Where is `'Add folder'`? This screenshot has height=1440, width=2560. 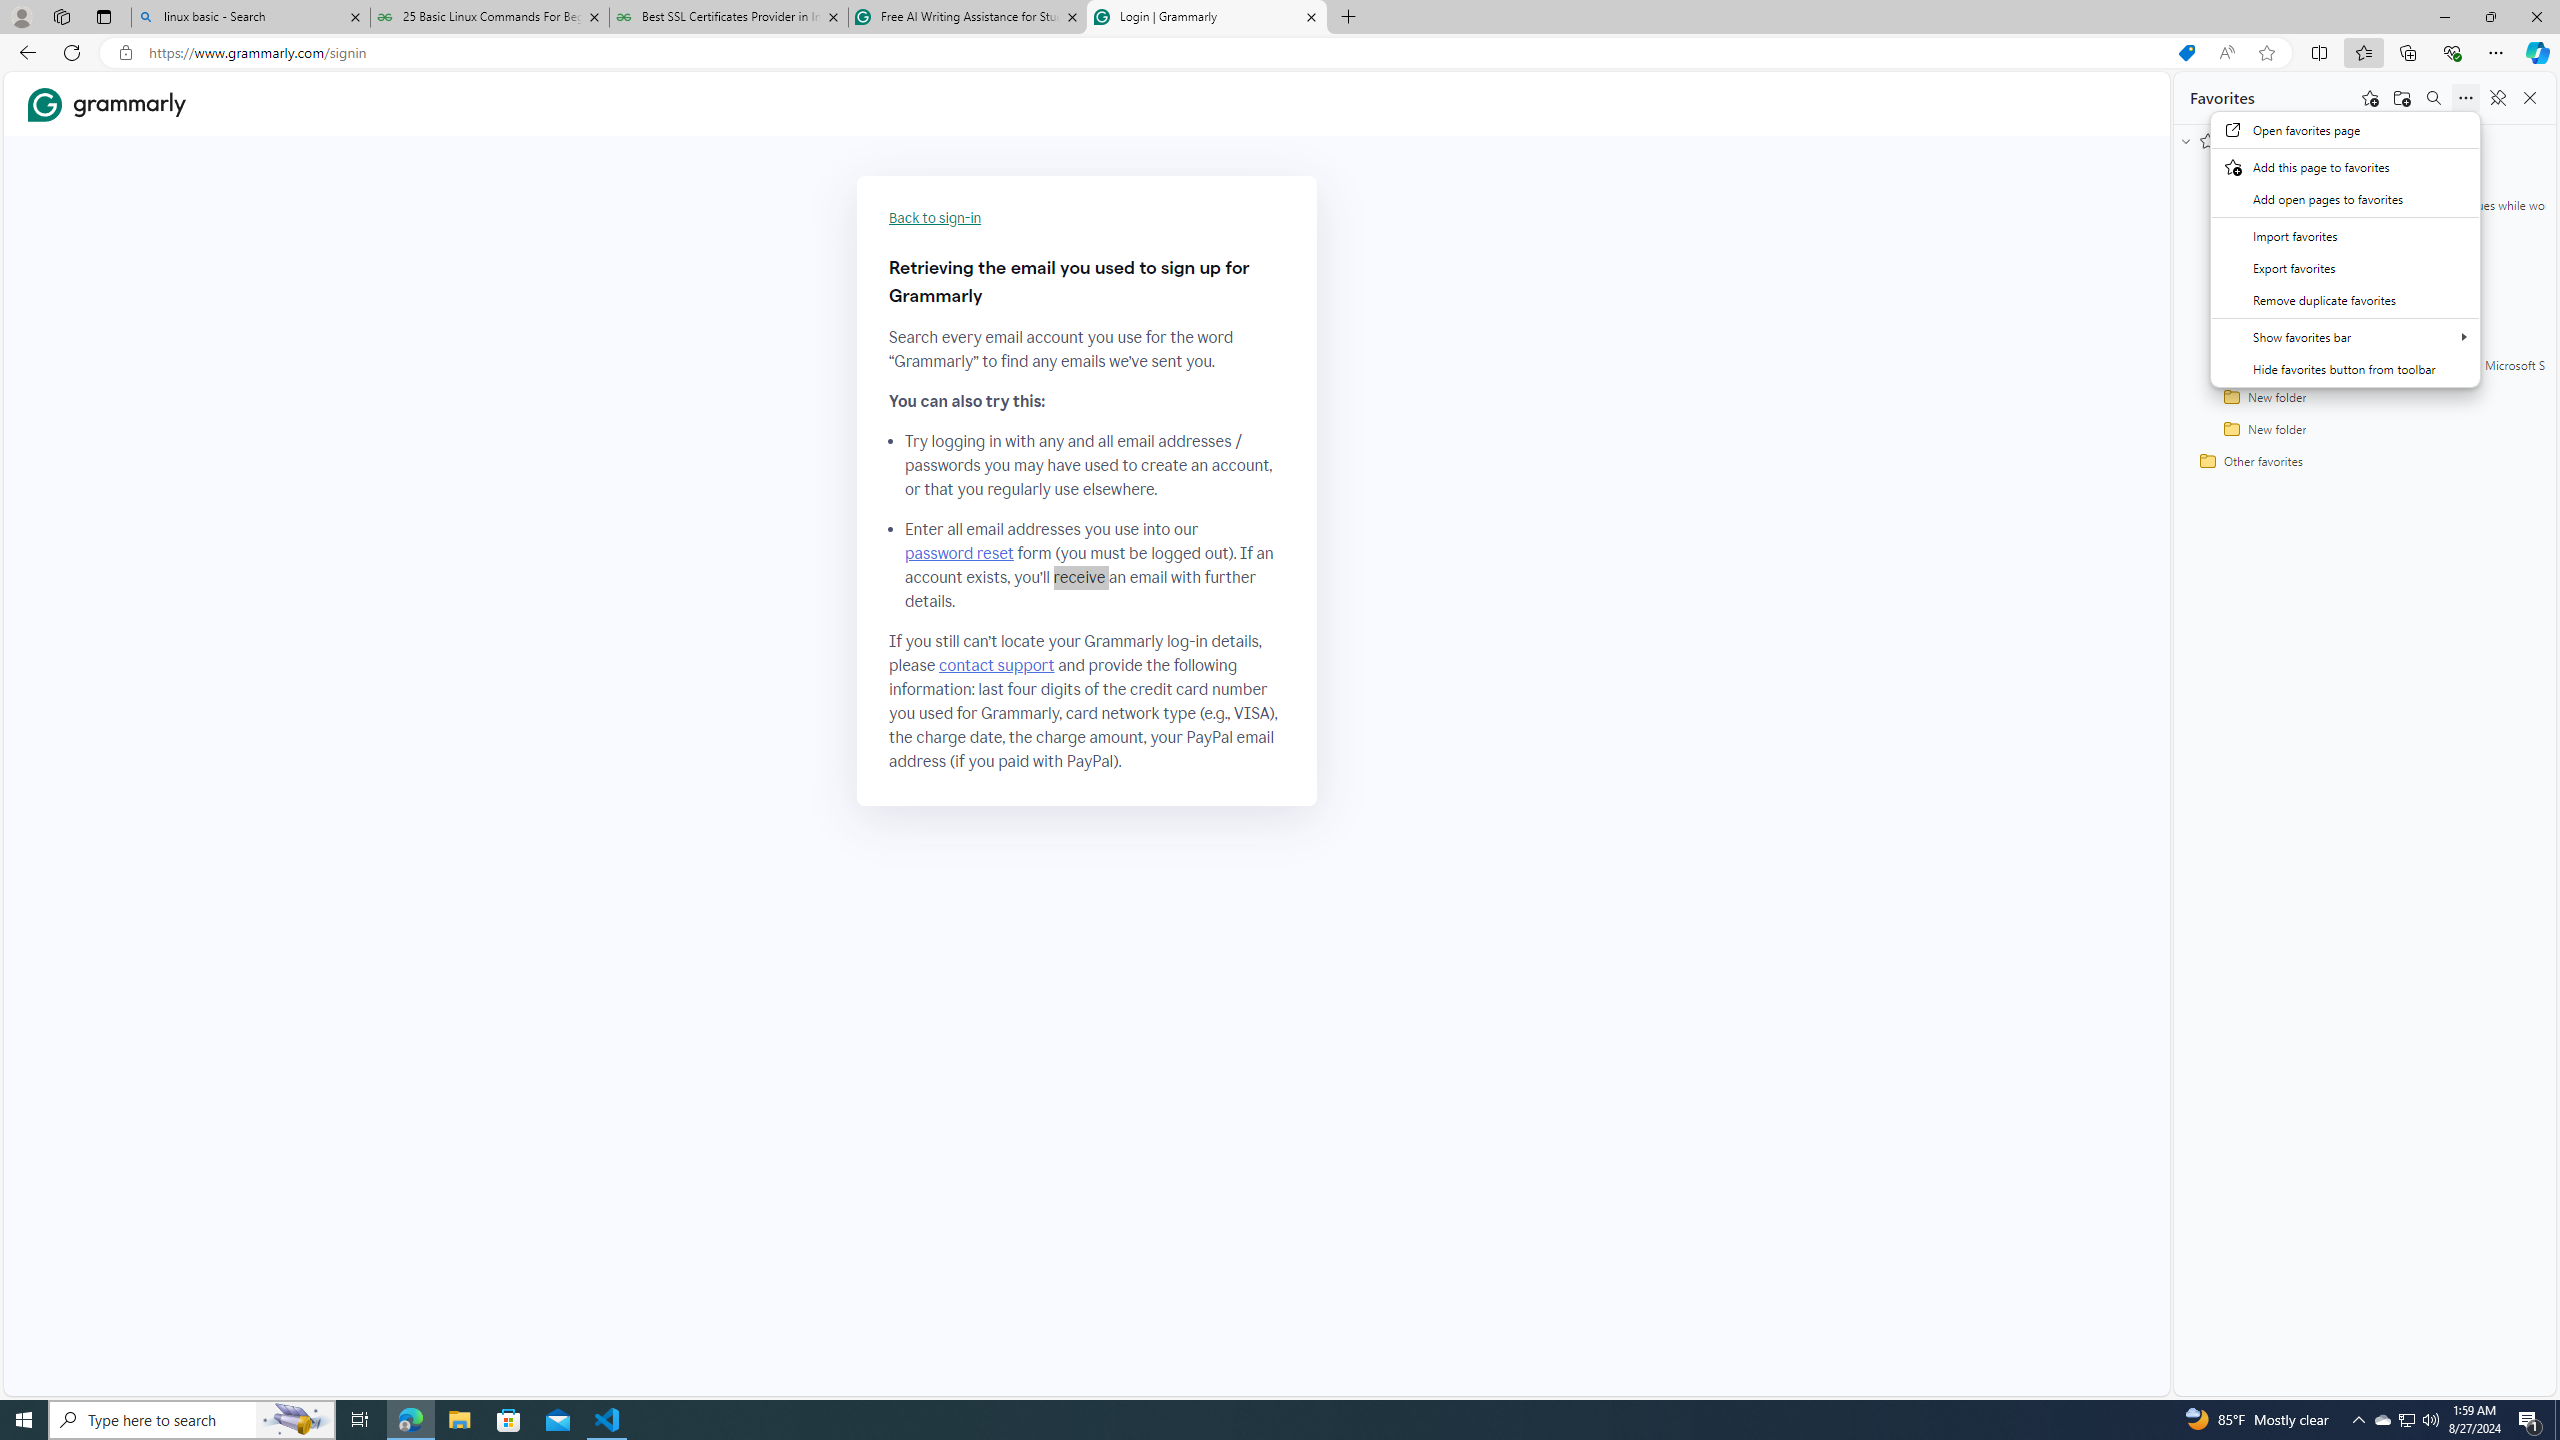
'Add folder' is located at coordinates (2401, 96).